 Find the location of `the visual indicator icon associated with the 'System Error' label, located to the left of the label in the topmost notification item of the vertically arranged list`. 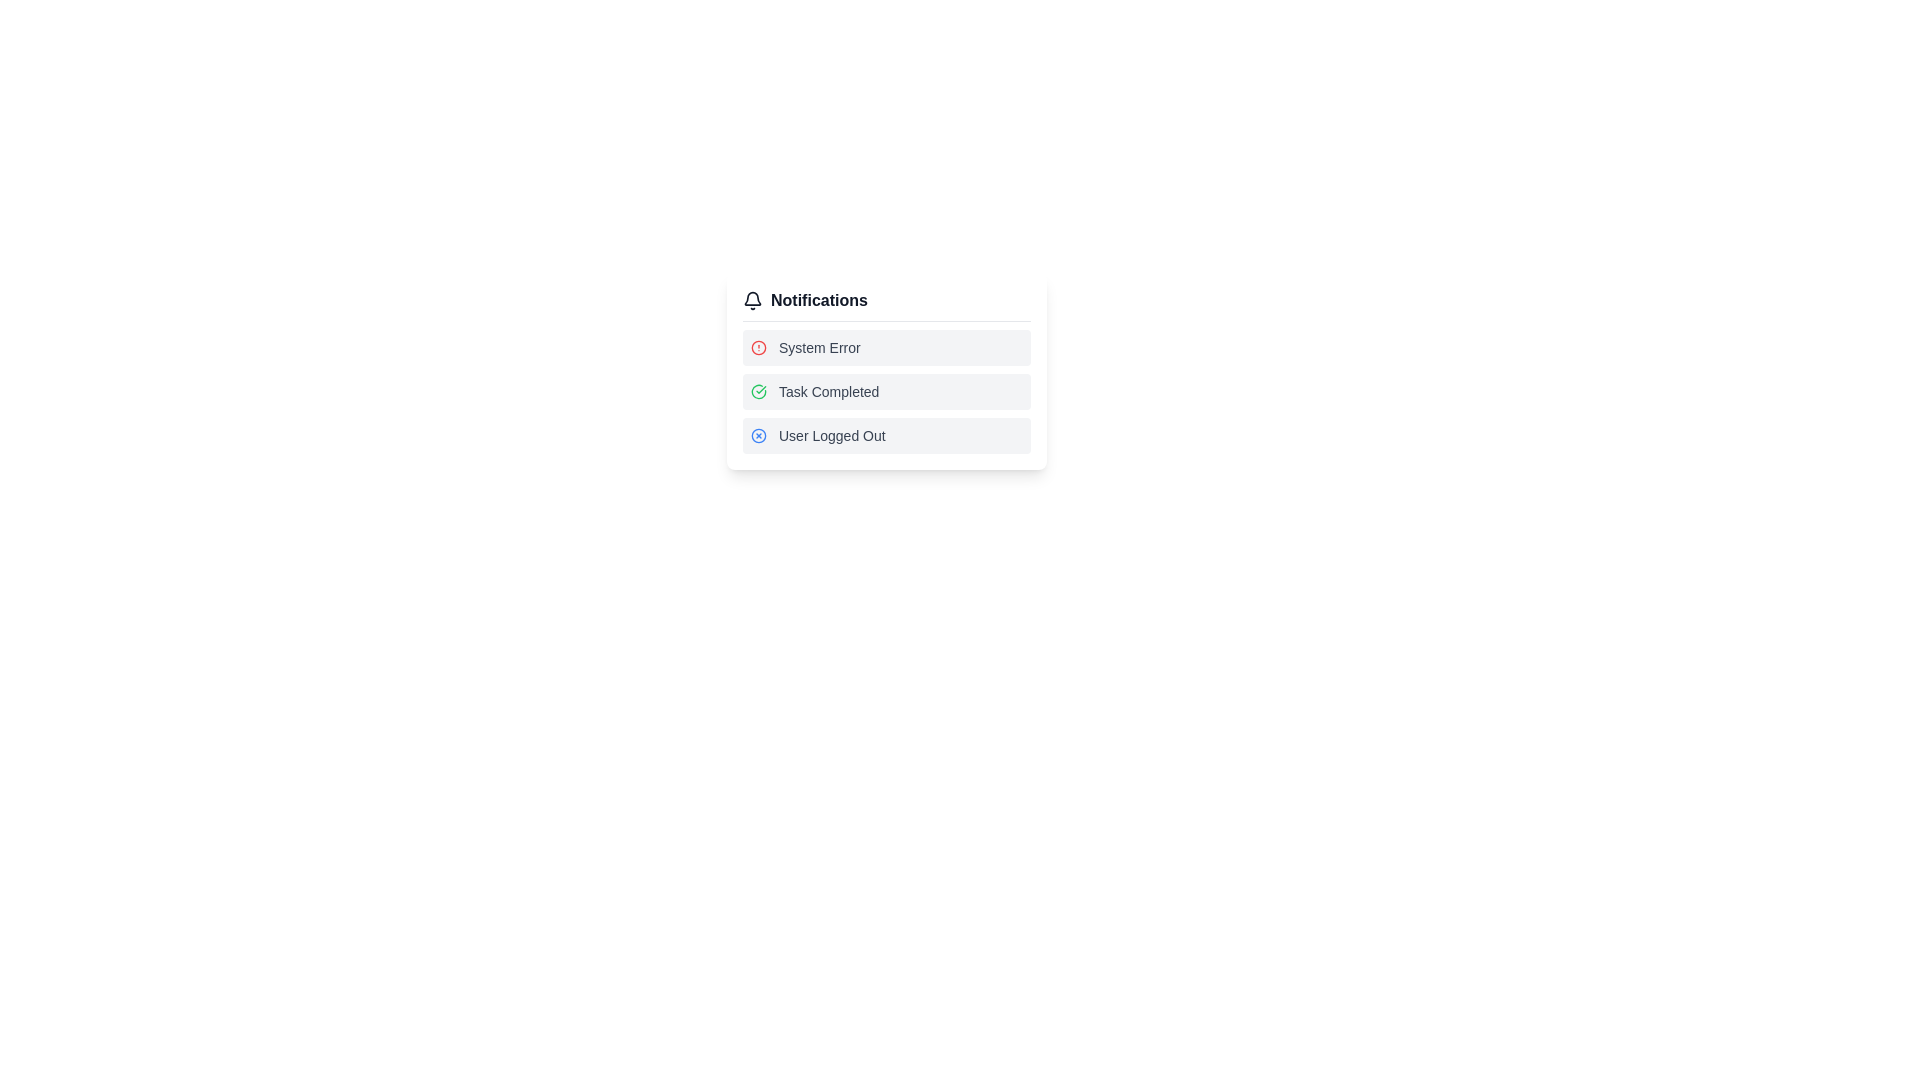

the visual indicator icon associated with the 'System Error' label, located to the left of the label in the topmost notification item of the vertically arranged list is located at coordinates (757, 346).